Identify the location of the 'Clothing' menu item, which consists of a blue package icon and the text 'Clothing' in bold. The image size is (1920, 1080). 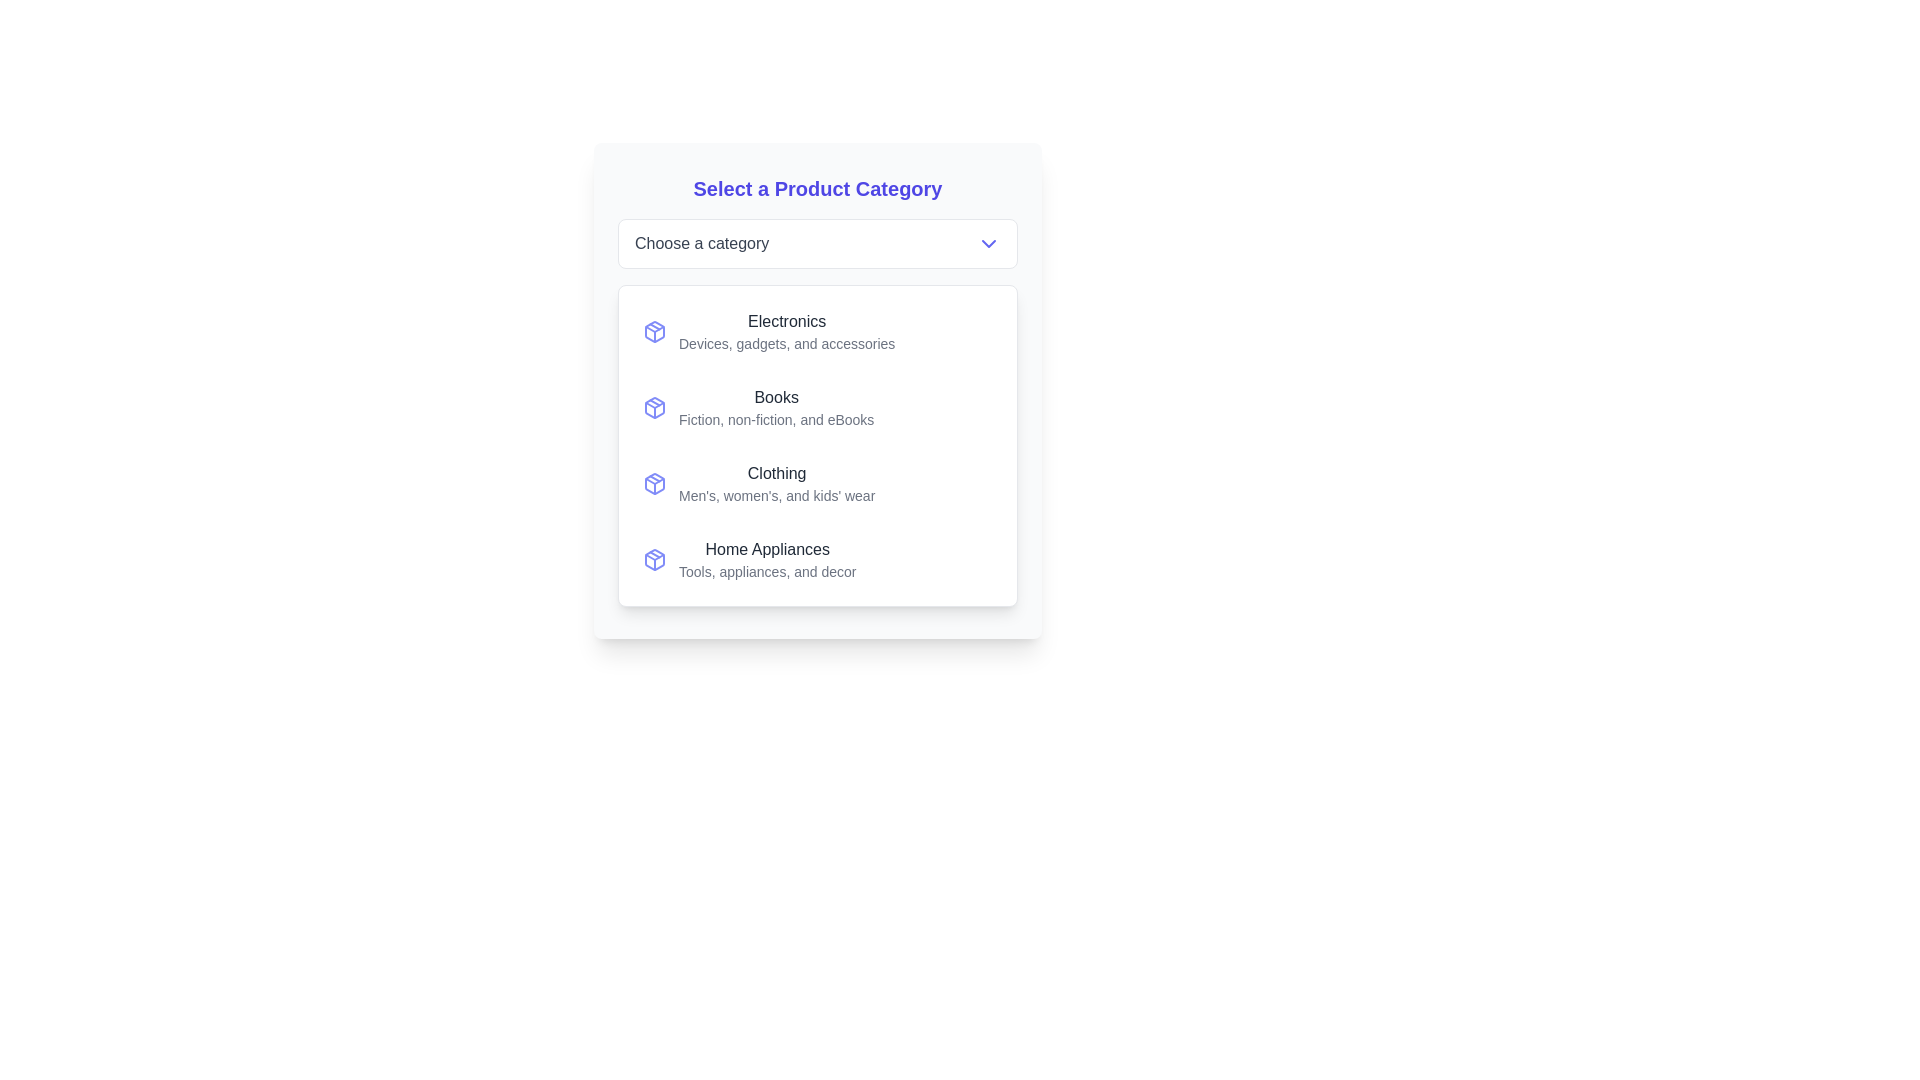
(758, 483).